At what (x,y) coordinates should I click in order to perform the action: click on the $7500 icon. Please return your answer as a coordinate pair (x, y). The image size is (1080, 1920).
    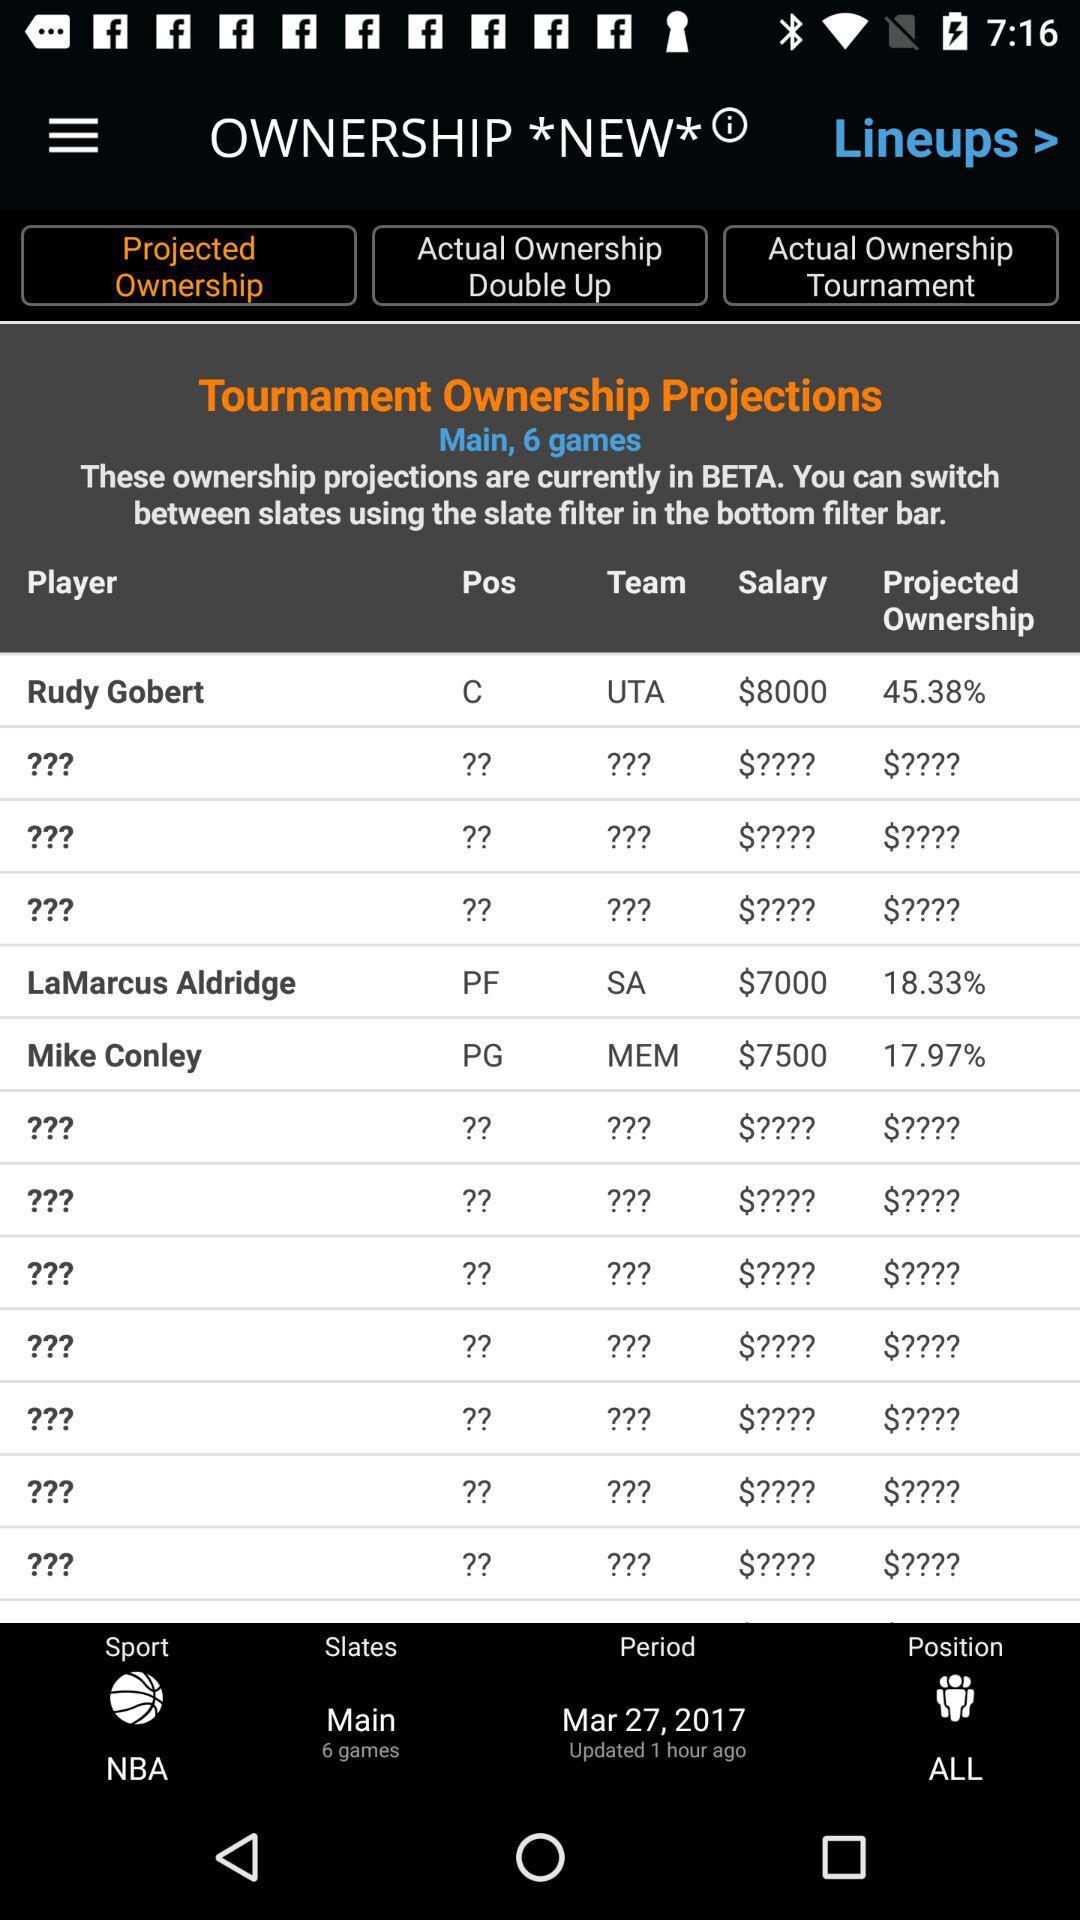
    Looking at the image, I should click on (795, 1053).